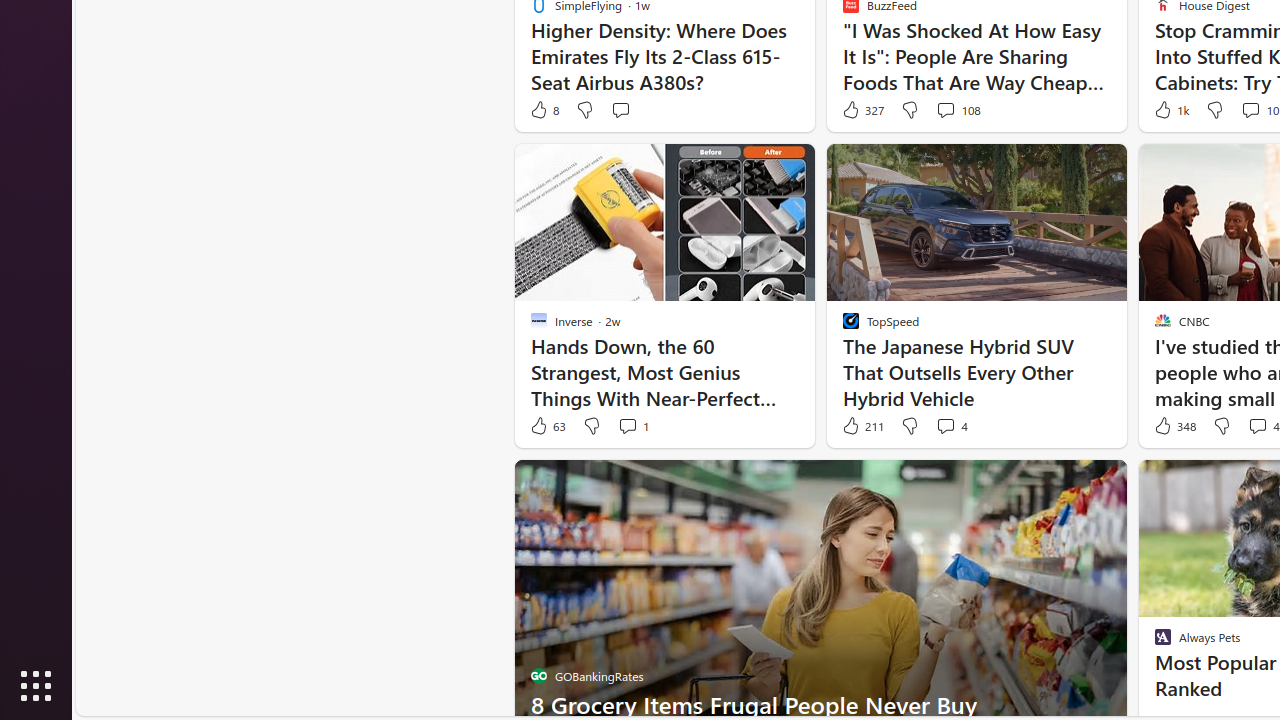 This screenshot has height=720, width=1280. What do you see at coordinates (543, 110) in the screenshot?
I see `'8 Like'` at bounding box center [543, 110].